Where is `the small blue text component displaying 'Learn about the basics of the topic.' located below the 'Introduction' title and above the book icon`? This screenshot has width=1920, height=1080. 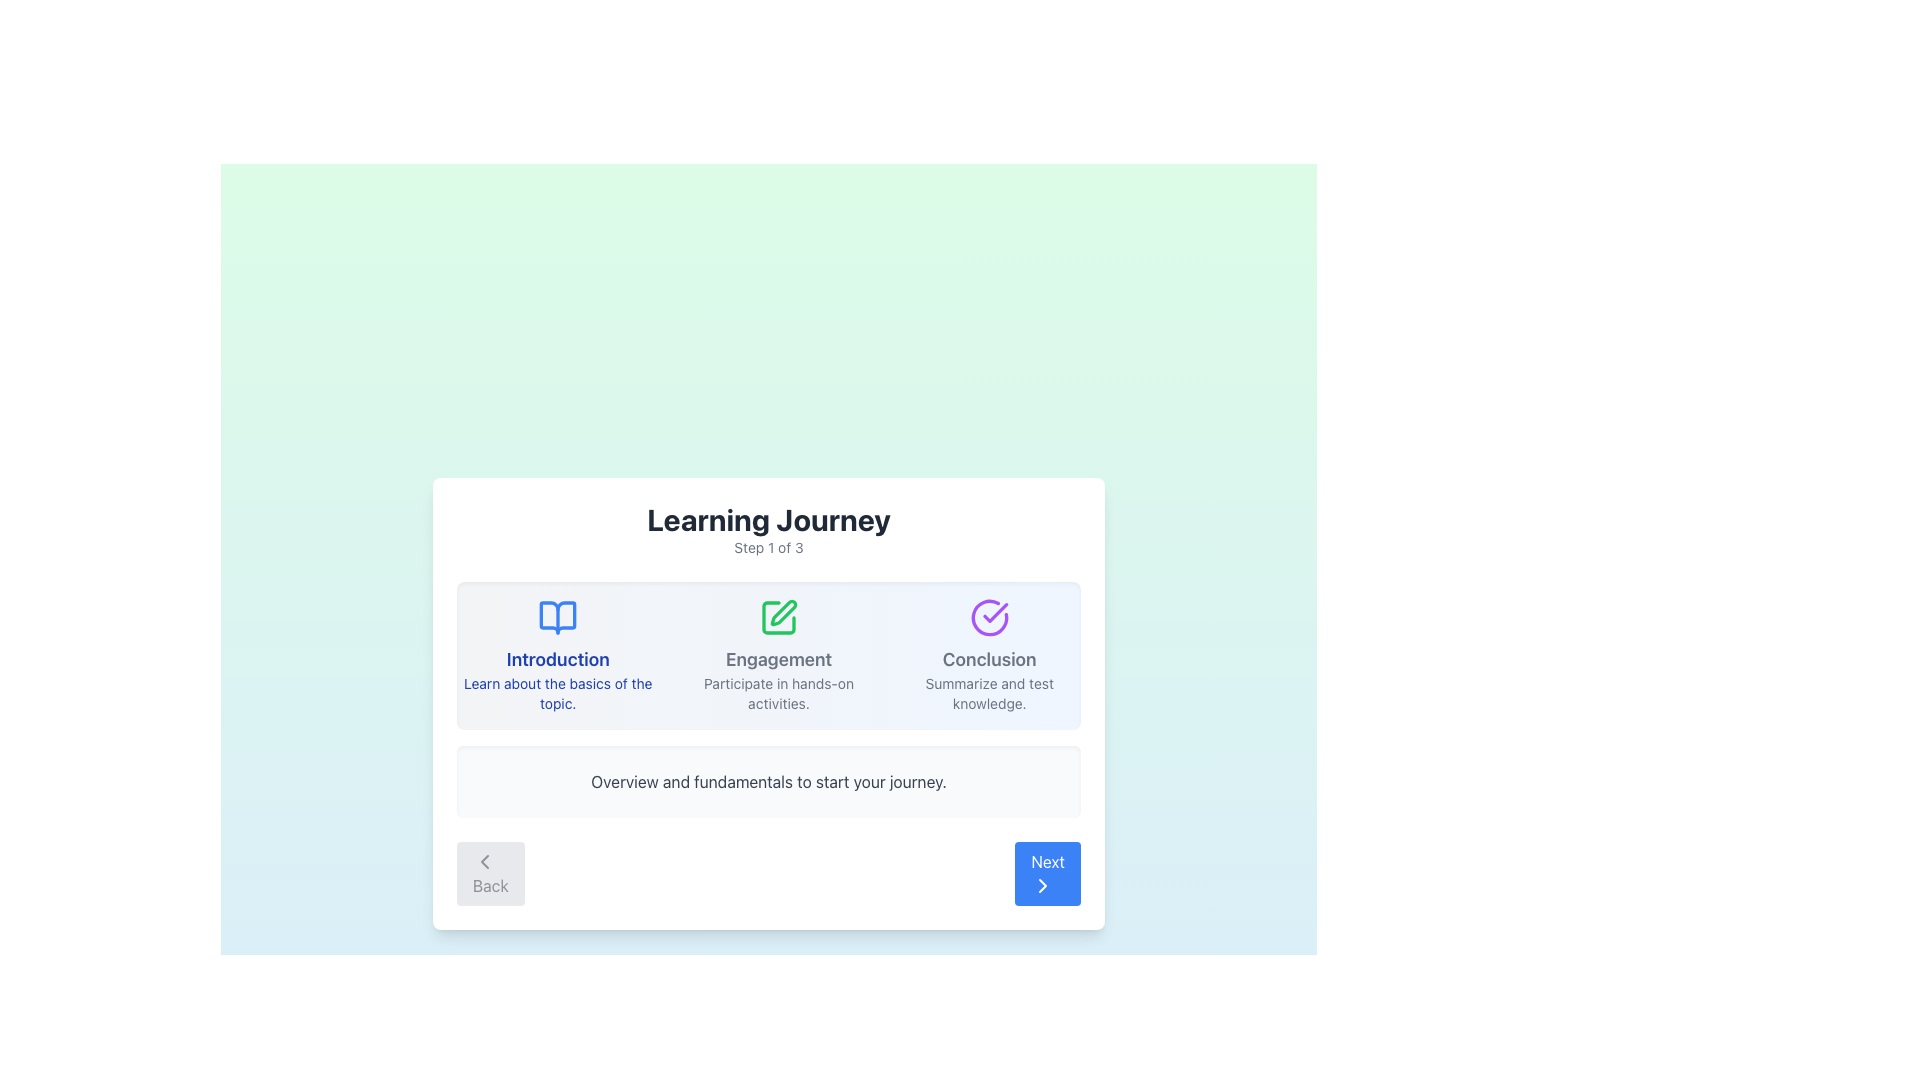
the small blue text component displaying 'Learn about the basics of the topic.' located below the 'Introduction' title and above the book icon is located at coordinates (558, 693).